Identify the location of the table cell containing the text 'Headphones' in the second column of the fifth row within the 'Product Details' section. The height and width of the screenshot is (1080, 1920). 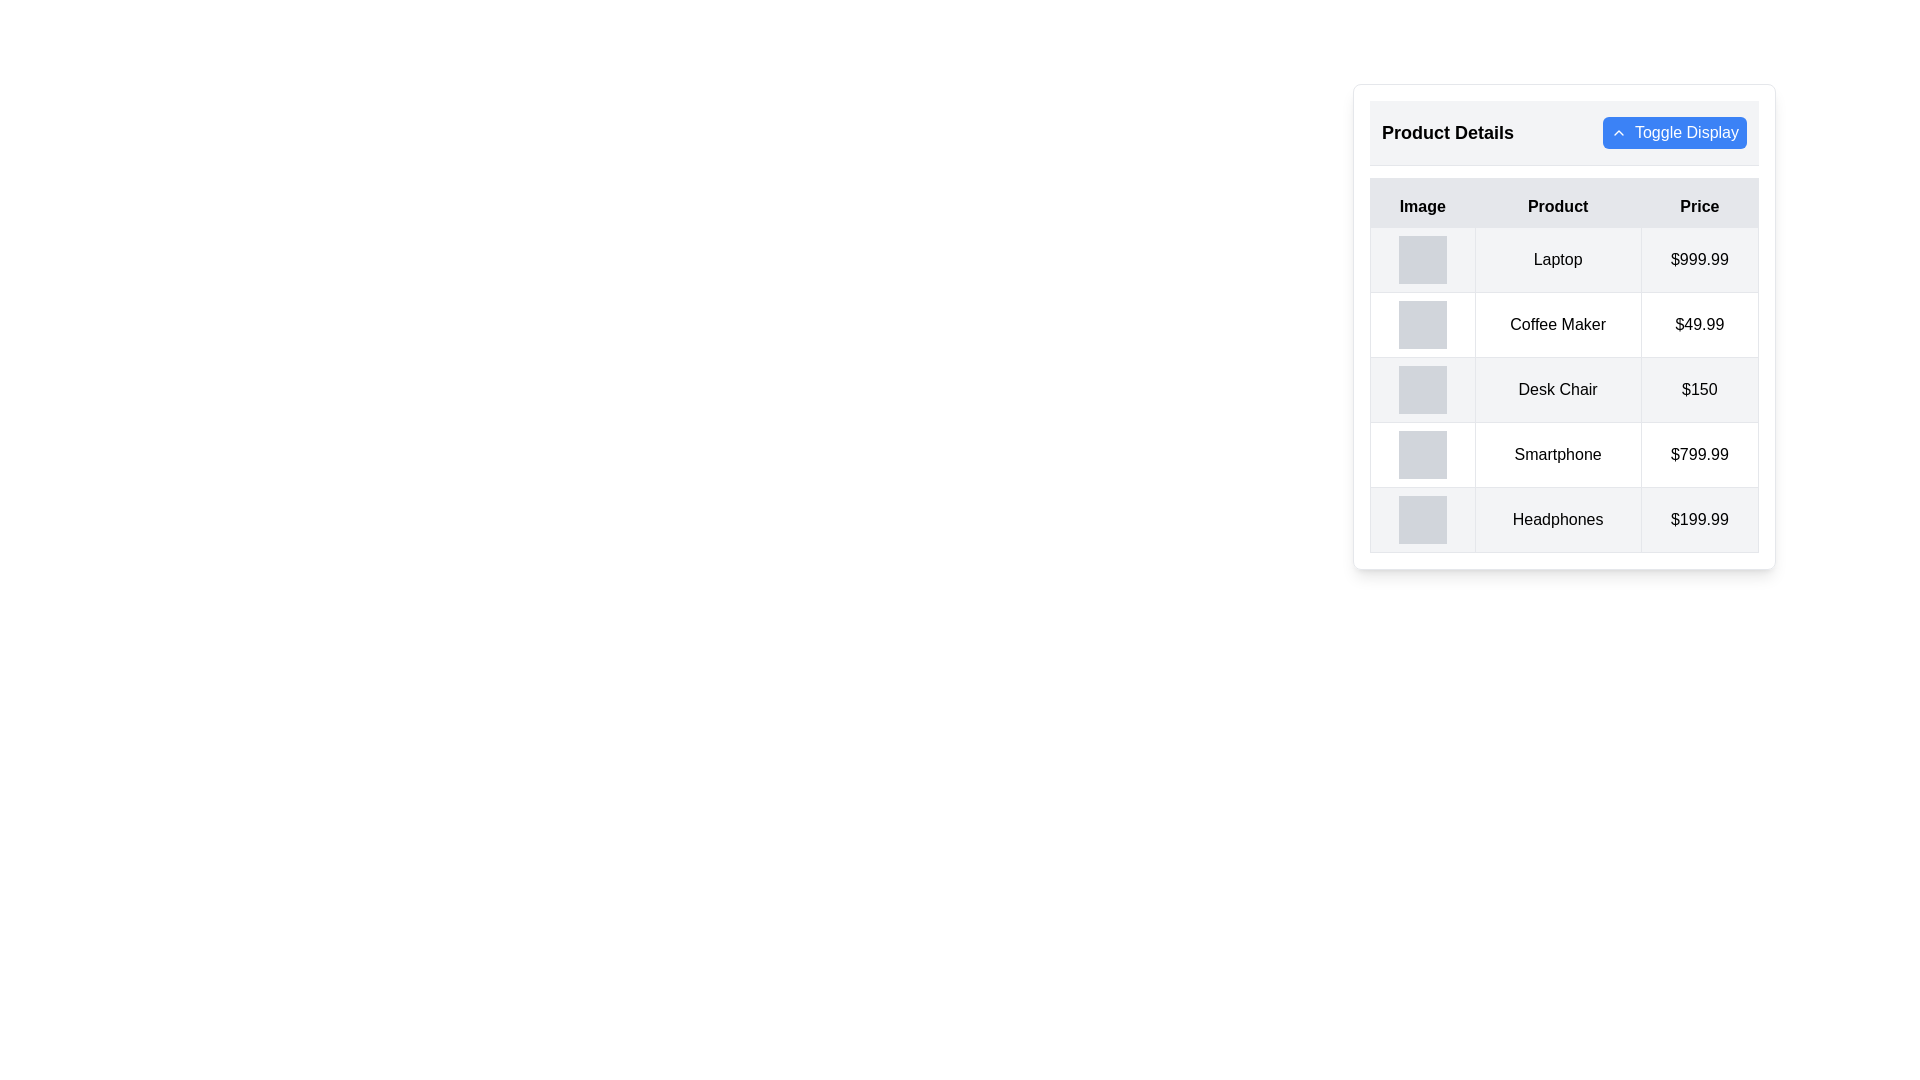
(1557, 519).